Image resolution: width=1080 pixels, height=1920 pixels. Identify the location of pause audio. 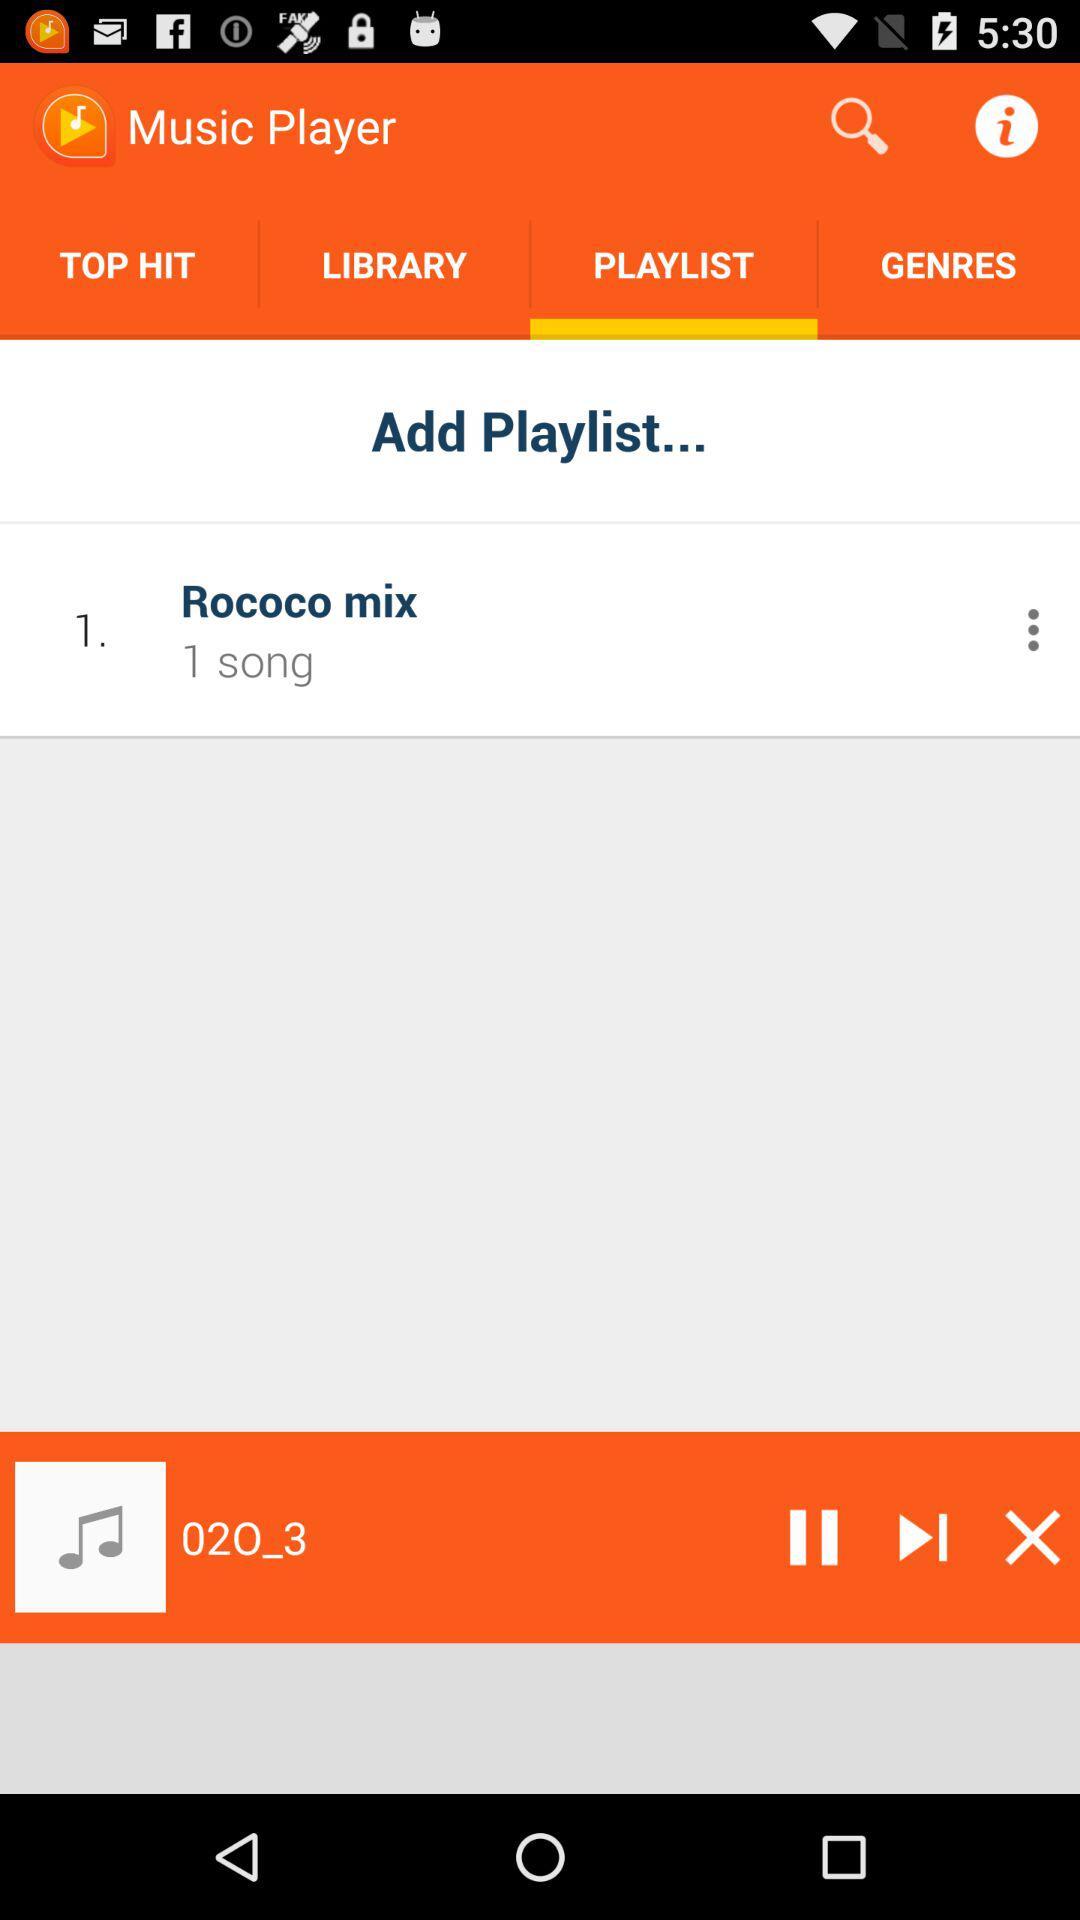
(813, 1536).